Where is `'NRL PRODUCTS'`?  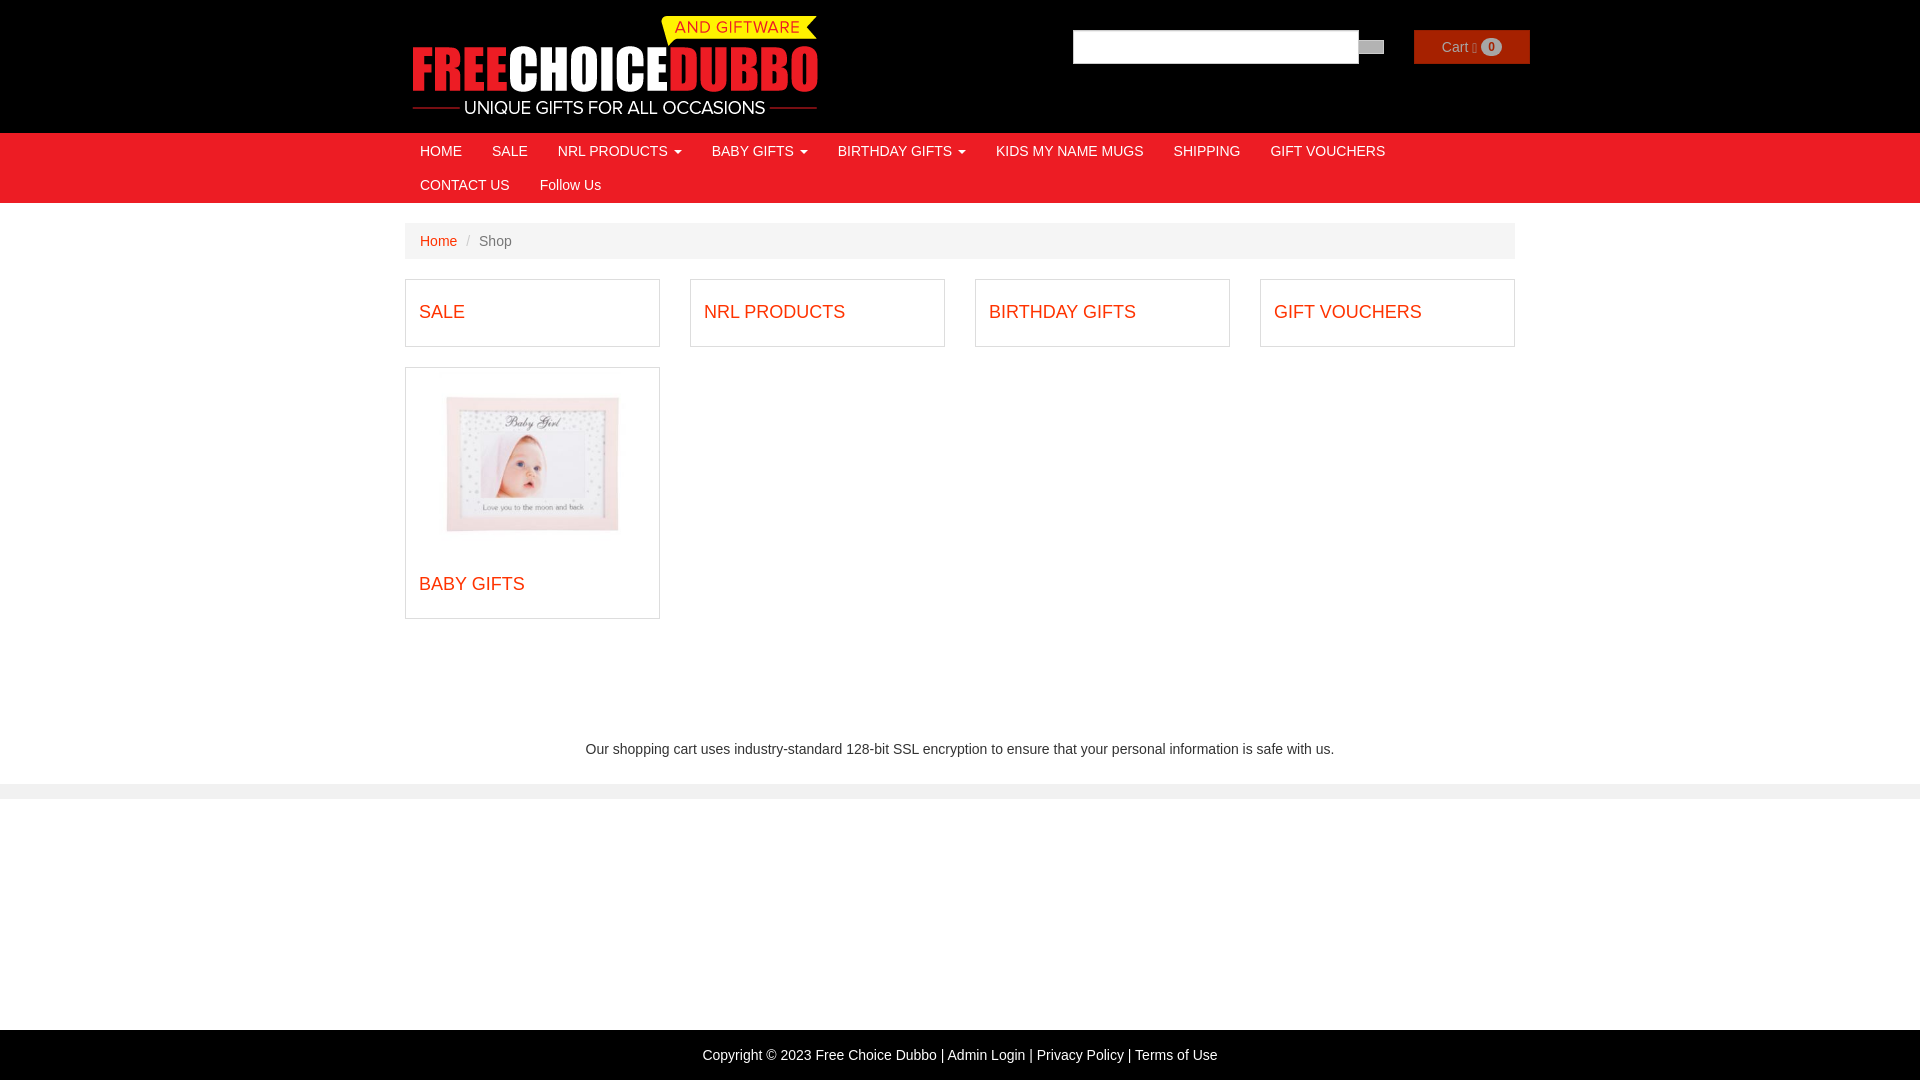 'NRL PRODUCTS' is located at coordinates (773, 312).